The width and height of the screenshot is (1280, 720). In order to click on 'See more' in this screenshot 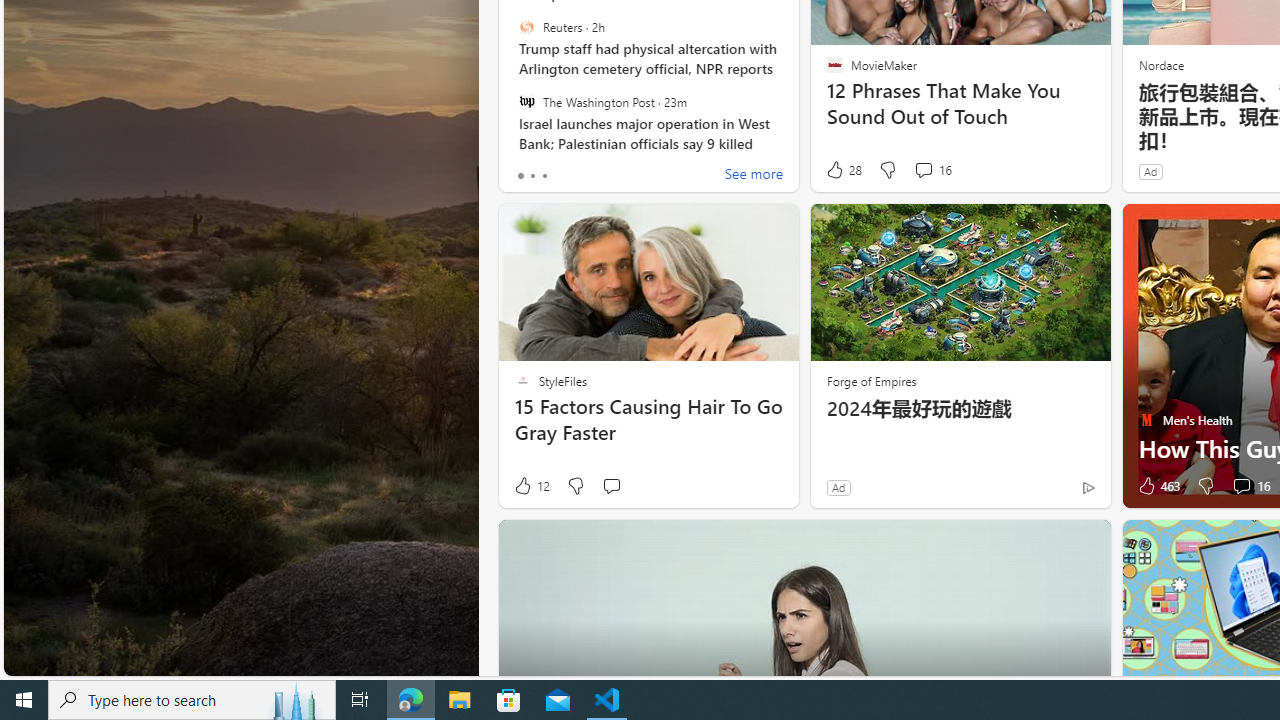, I will do `click(752, 175)`.